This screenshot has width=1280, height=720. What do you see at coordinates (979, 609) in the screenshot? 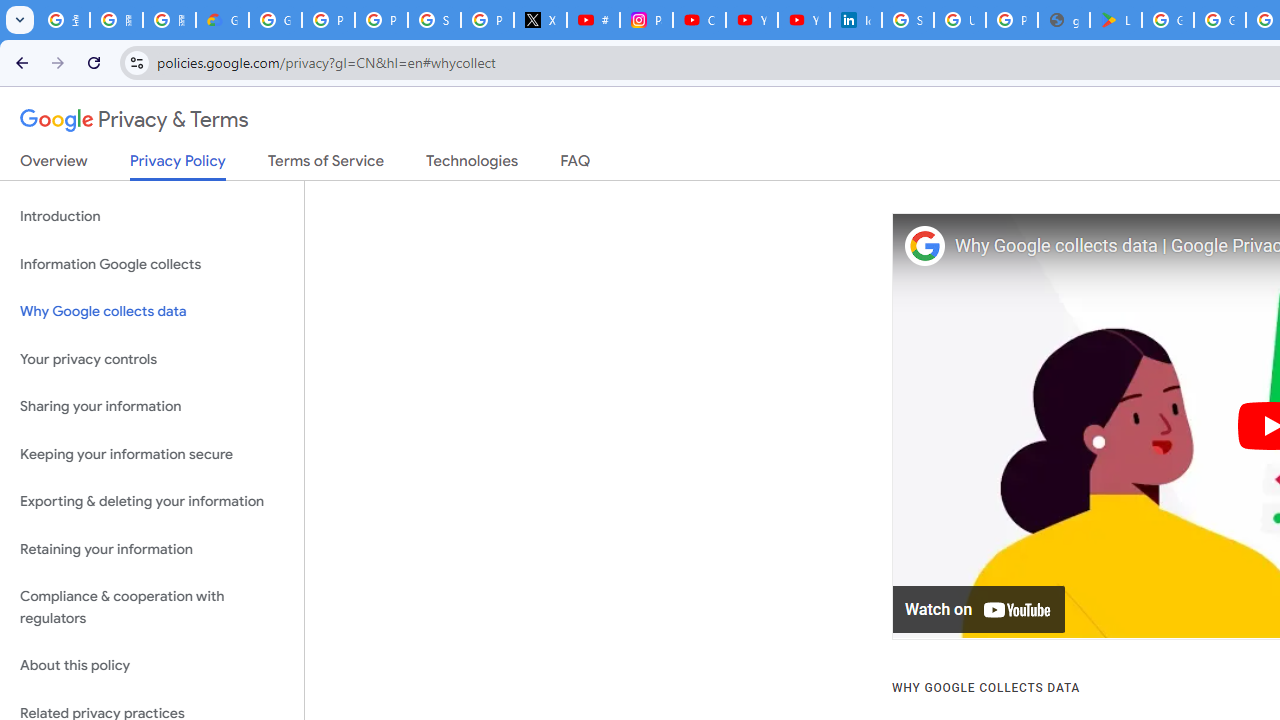
I see `'Watch on YouTube'` at bounding box center [979, 609].